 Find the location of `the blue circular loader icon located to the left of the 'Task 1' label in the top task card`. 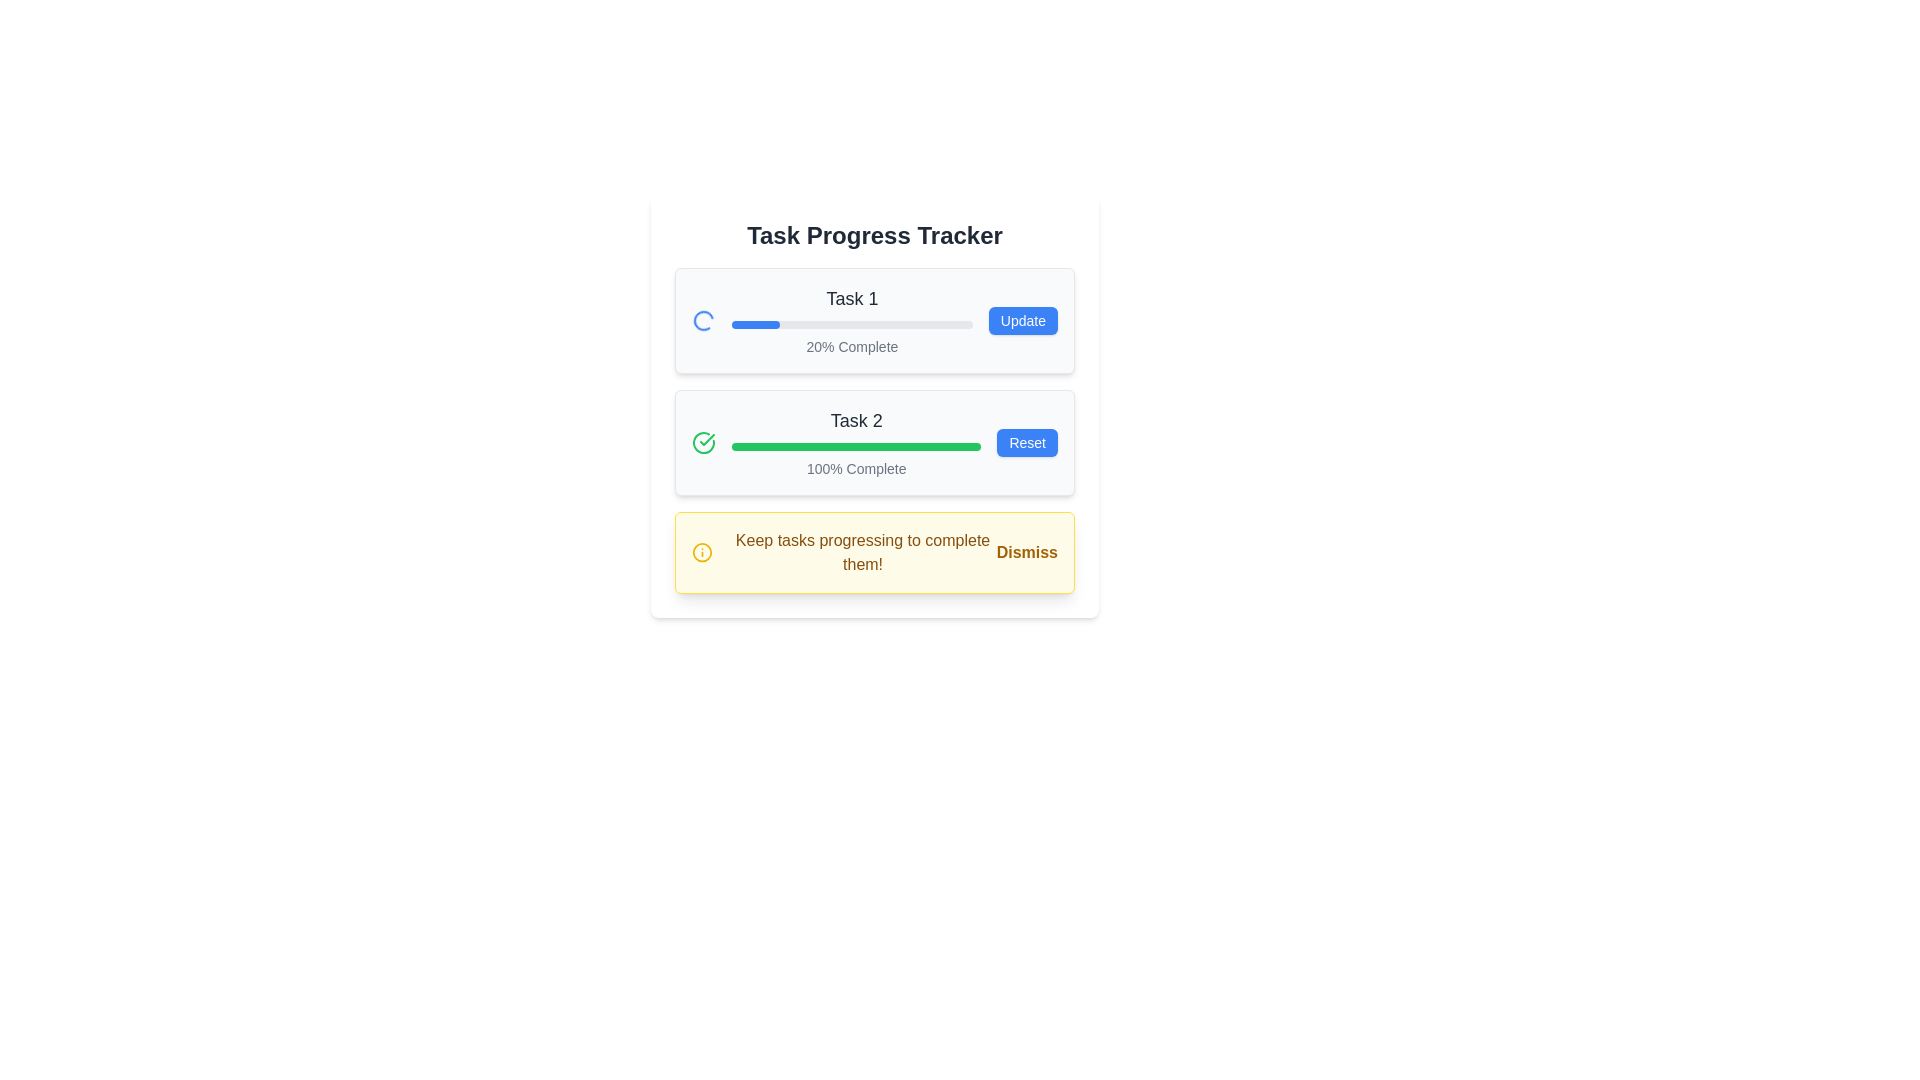

the blue circular loader icon located to the left of the 'Task 1' label in the top task card is located at coordinates (704, 319).